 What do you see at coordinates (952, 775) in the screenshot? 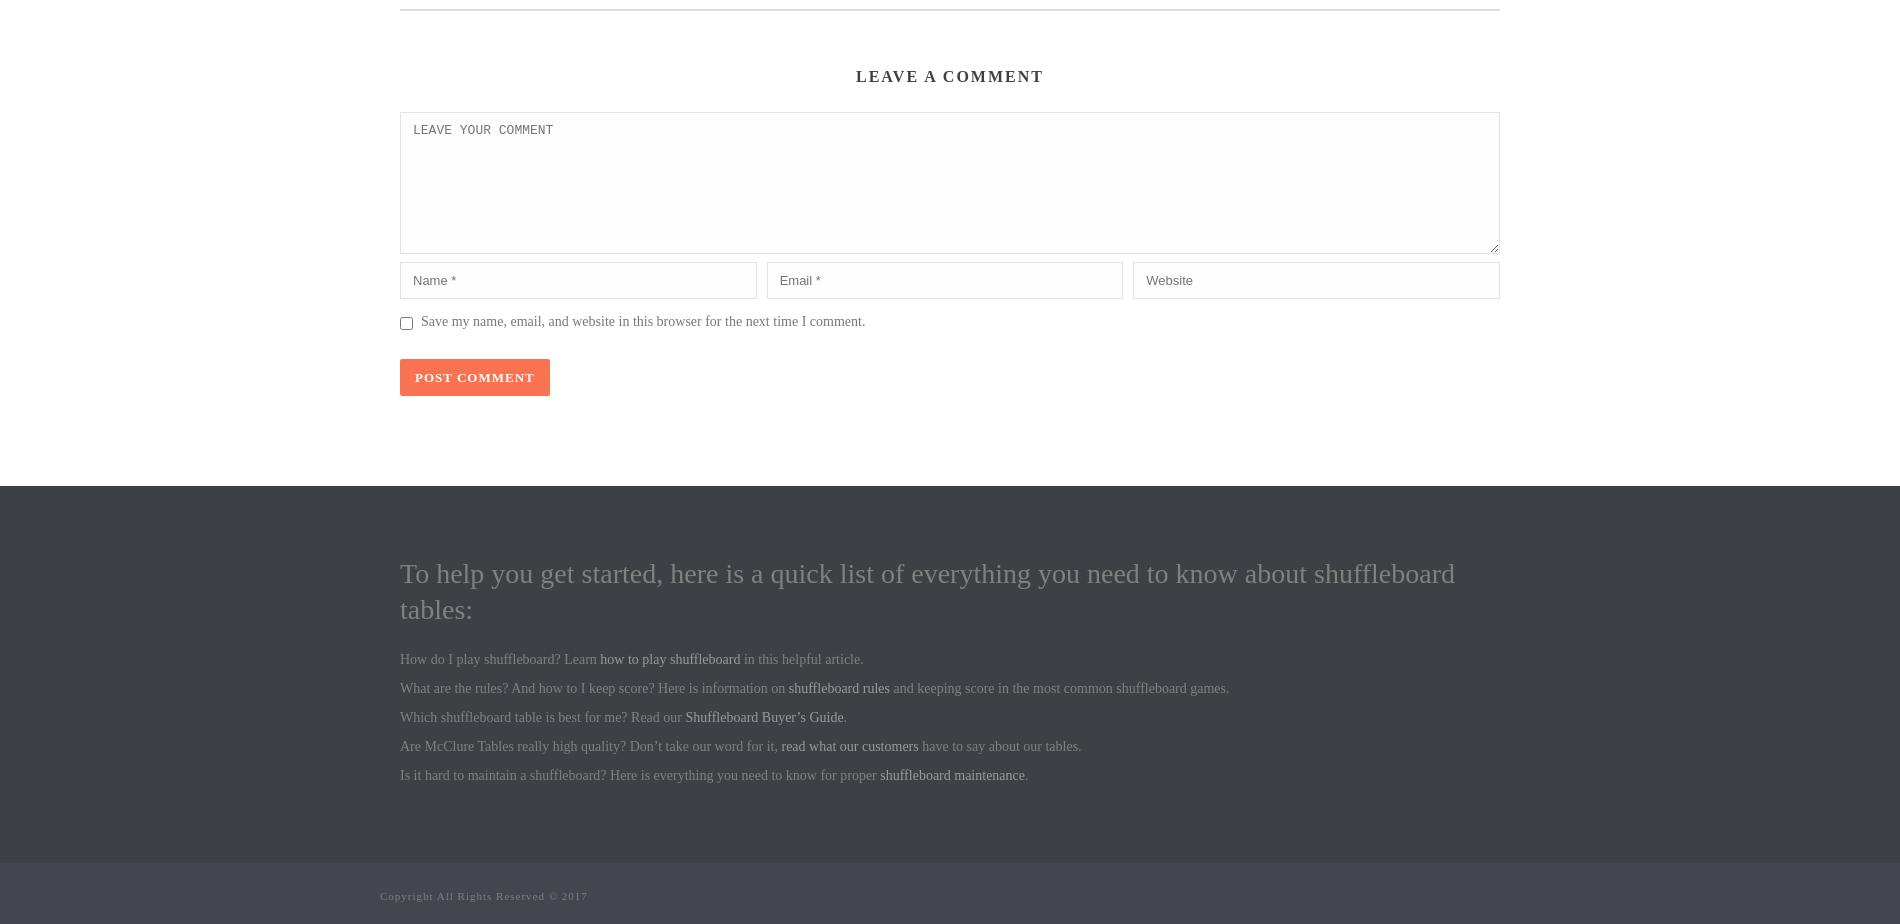
I see `'shuffleboard maintenance'` at bounding box center [952, 775].